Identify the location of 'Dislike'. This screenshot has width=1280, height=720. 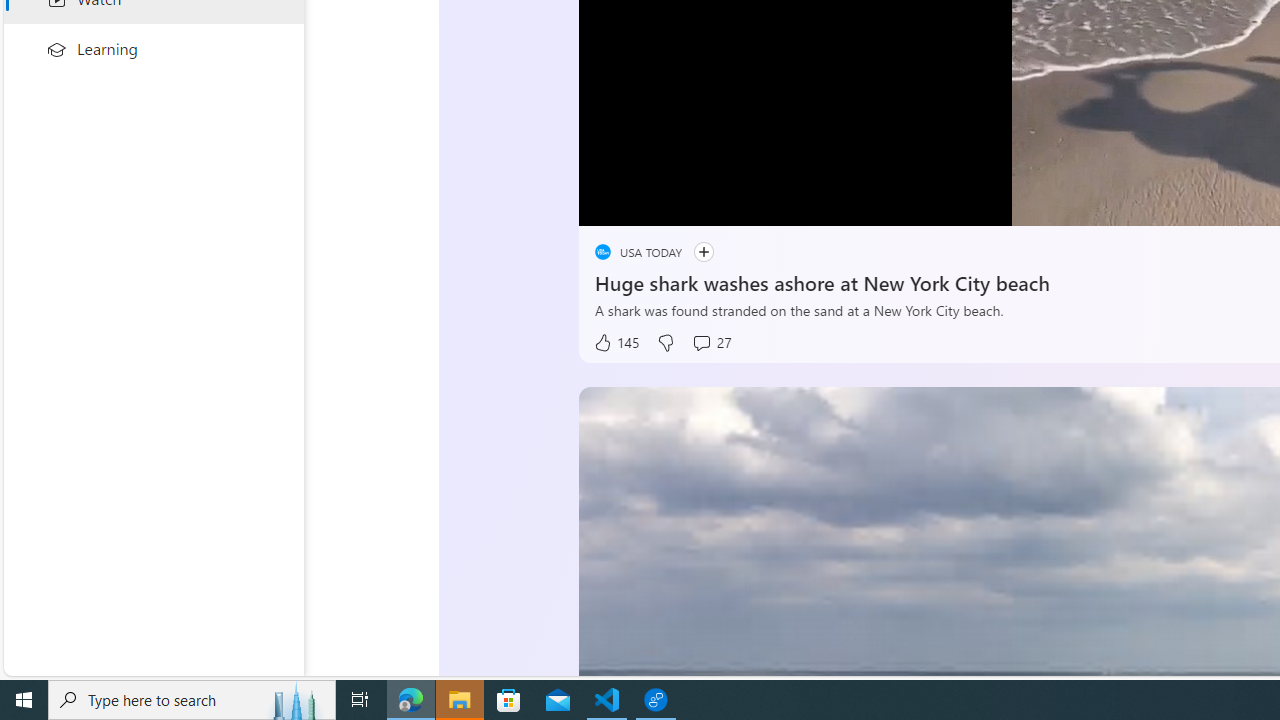
(664, 342).